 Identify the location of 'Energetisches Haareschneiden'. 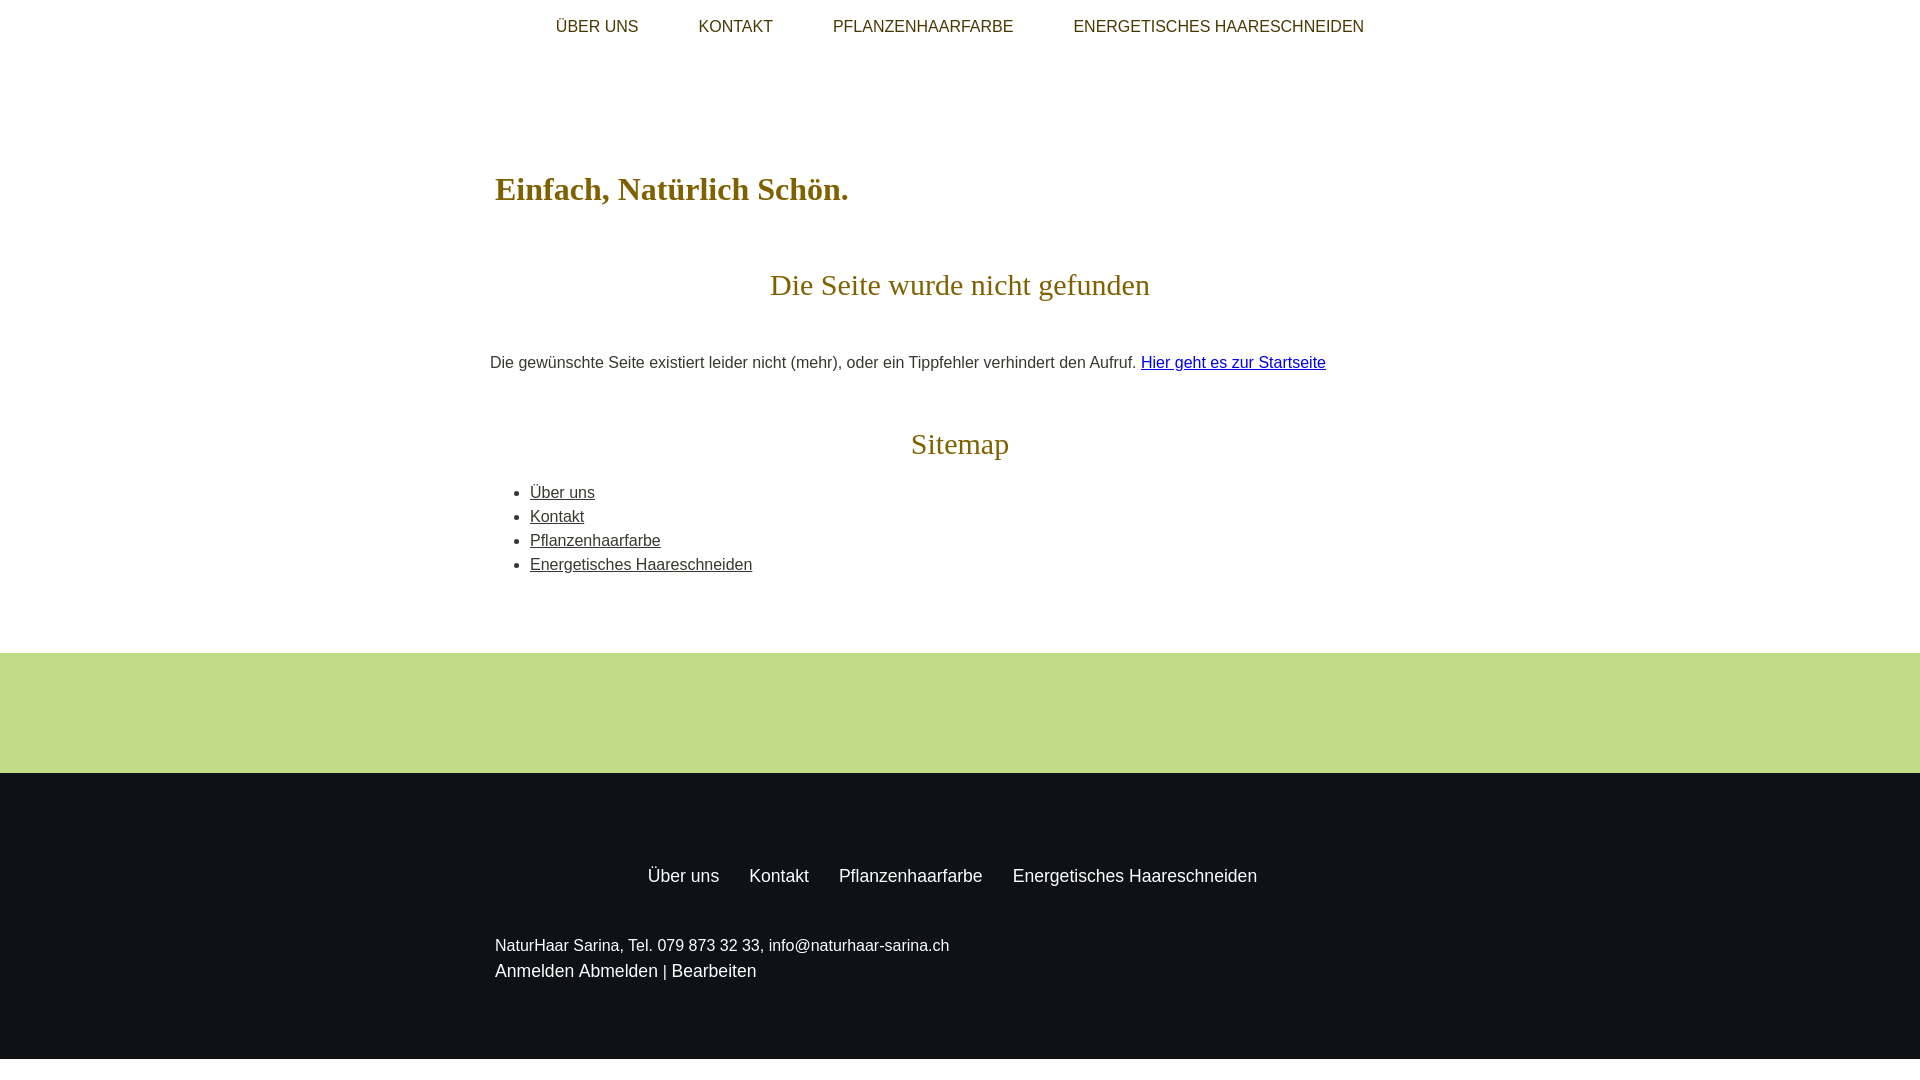
(641, 564).